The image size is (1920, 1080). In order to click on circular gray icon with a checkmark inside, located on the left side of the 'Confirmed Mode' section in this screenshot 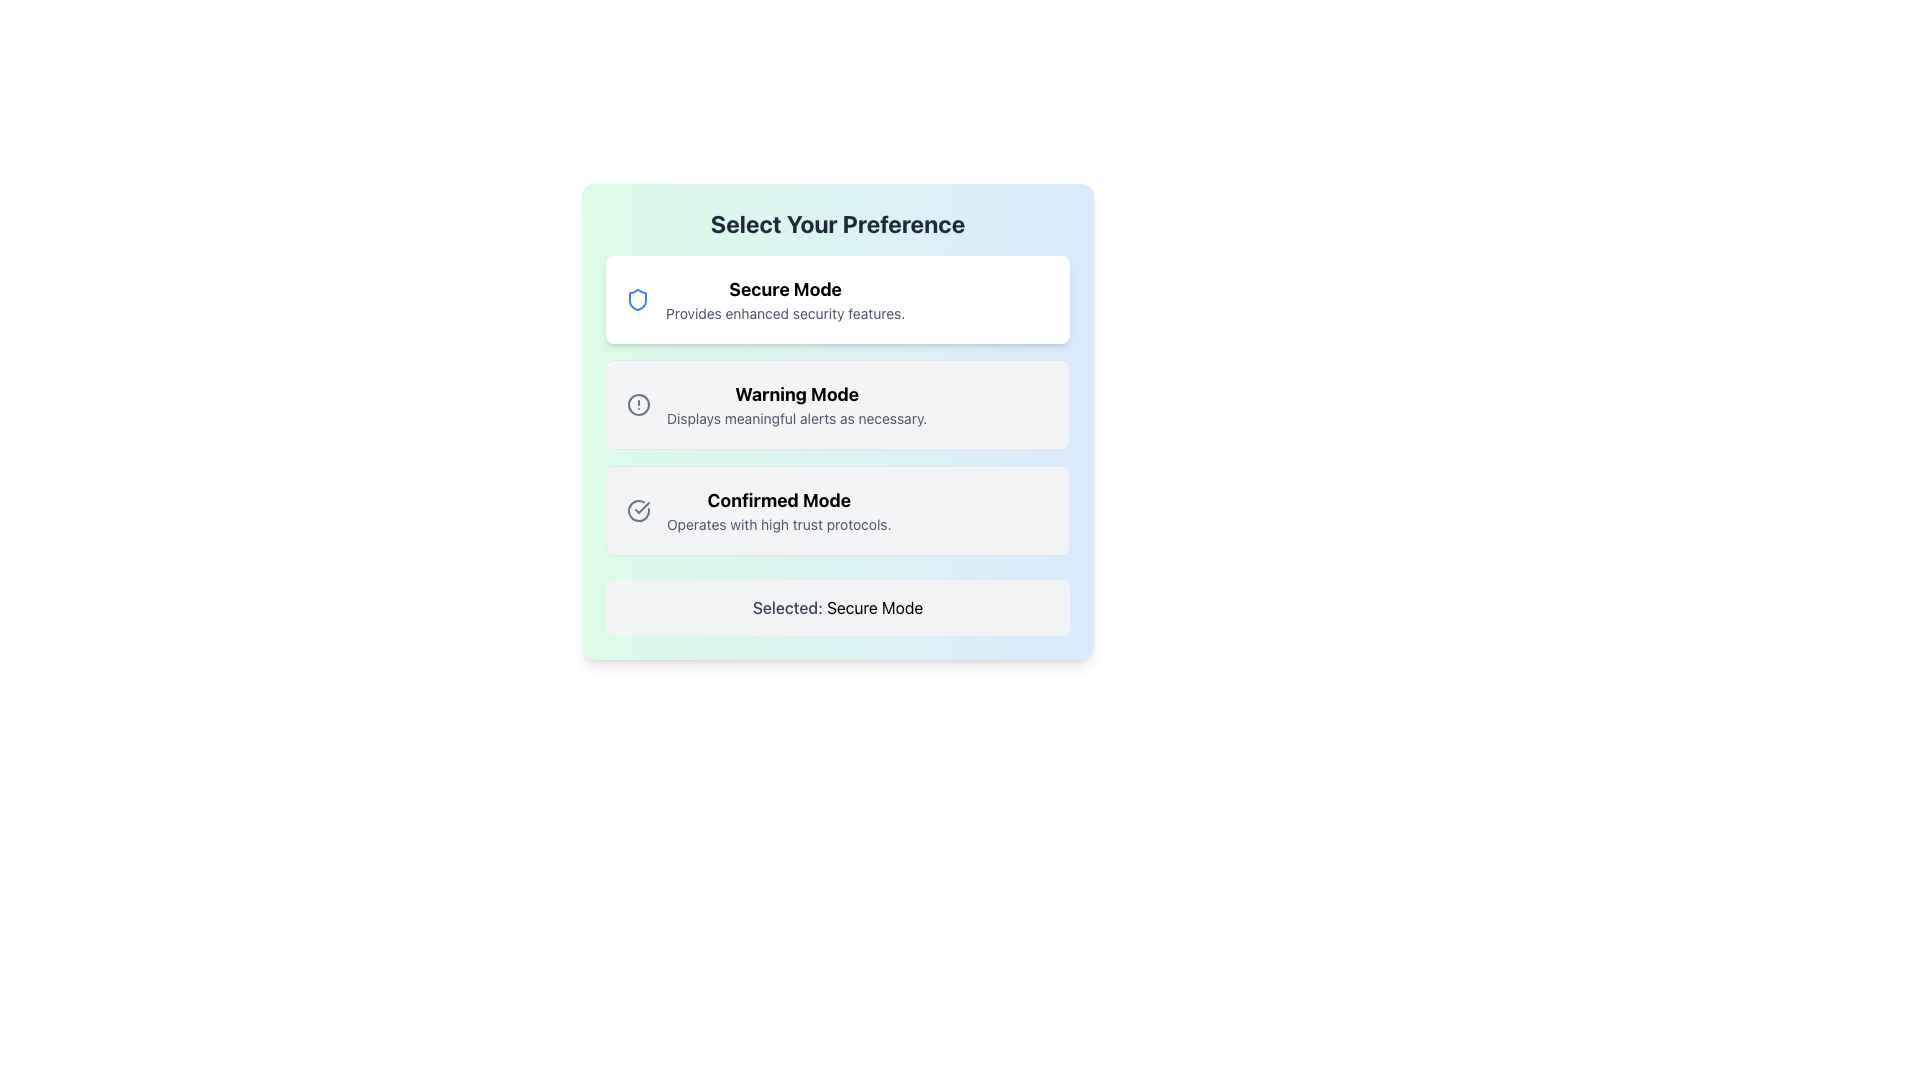, I will do `click(637, 509)`.